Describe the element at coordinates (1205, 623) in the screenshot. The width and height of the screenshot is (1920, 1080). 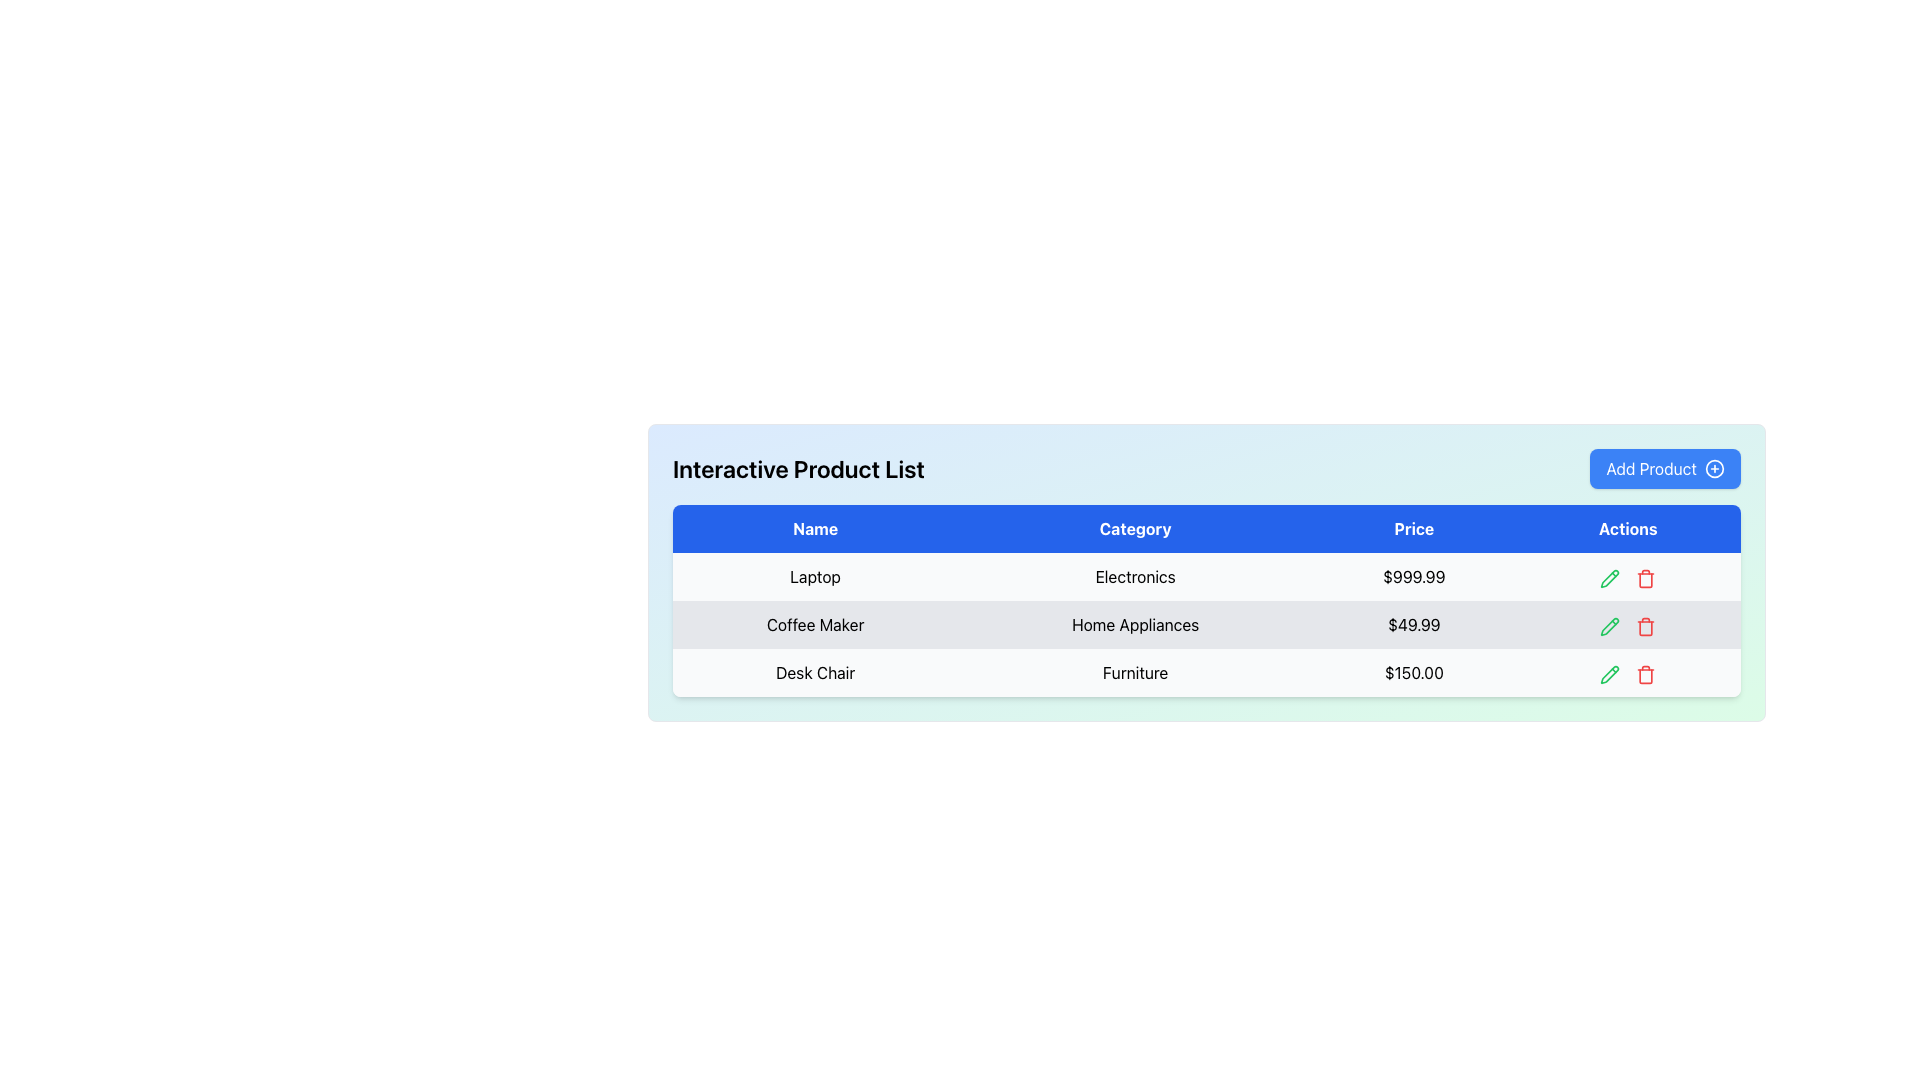
I see `the product entry tabular row located between 'Laptop' and 'Desk Chair'` at that location.